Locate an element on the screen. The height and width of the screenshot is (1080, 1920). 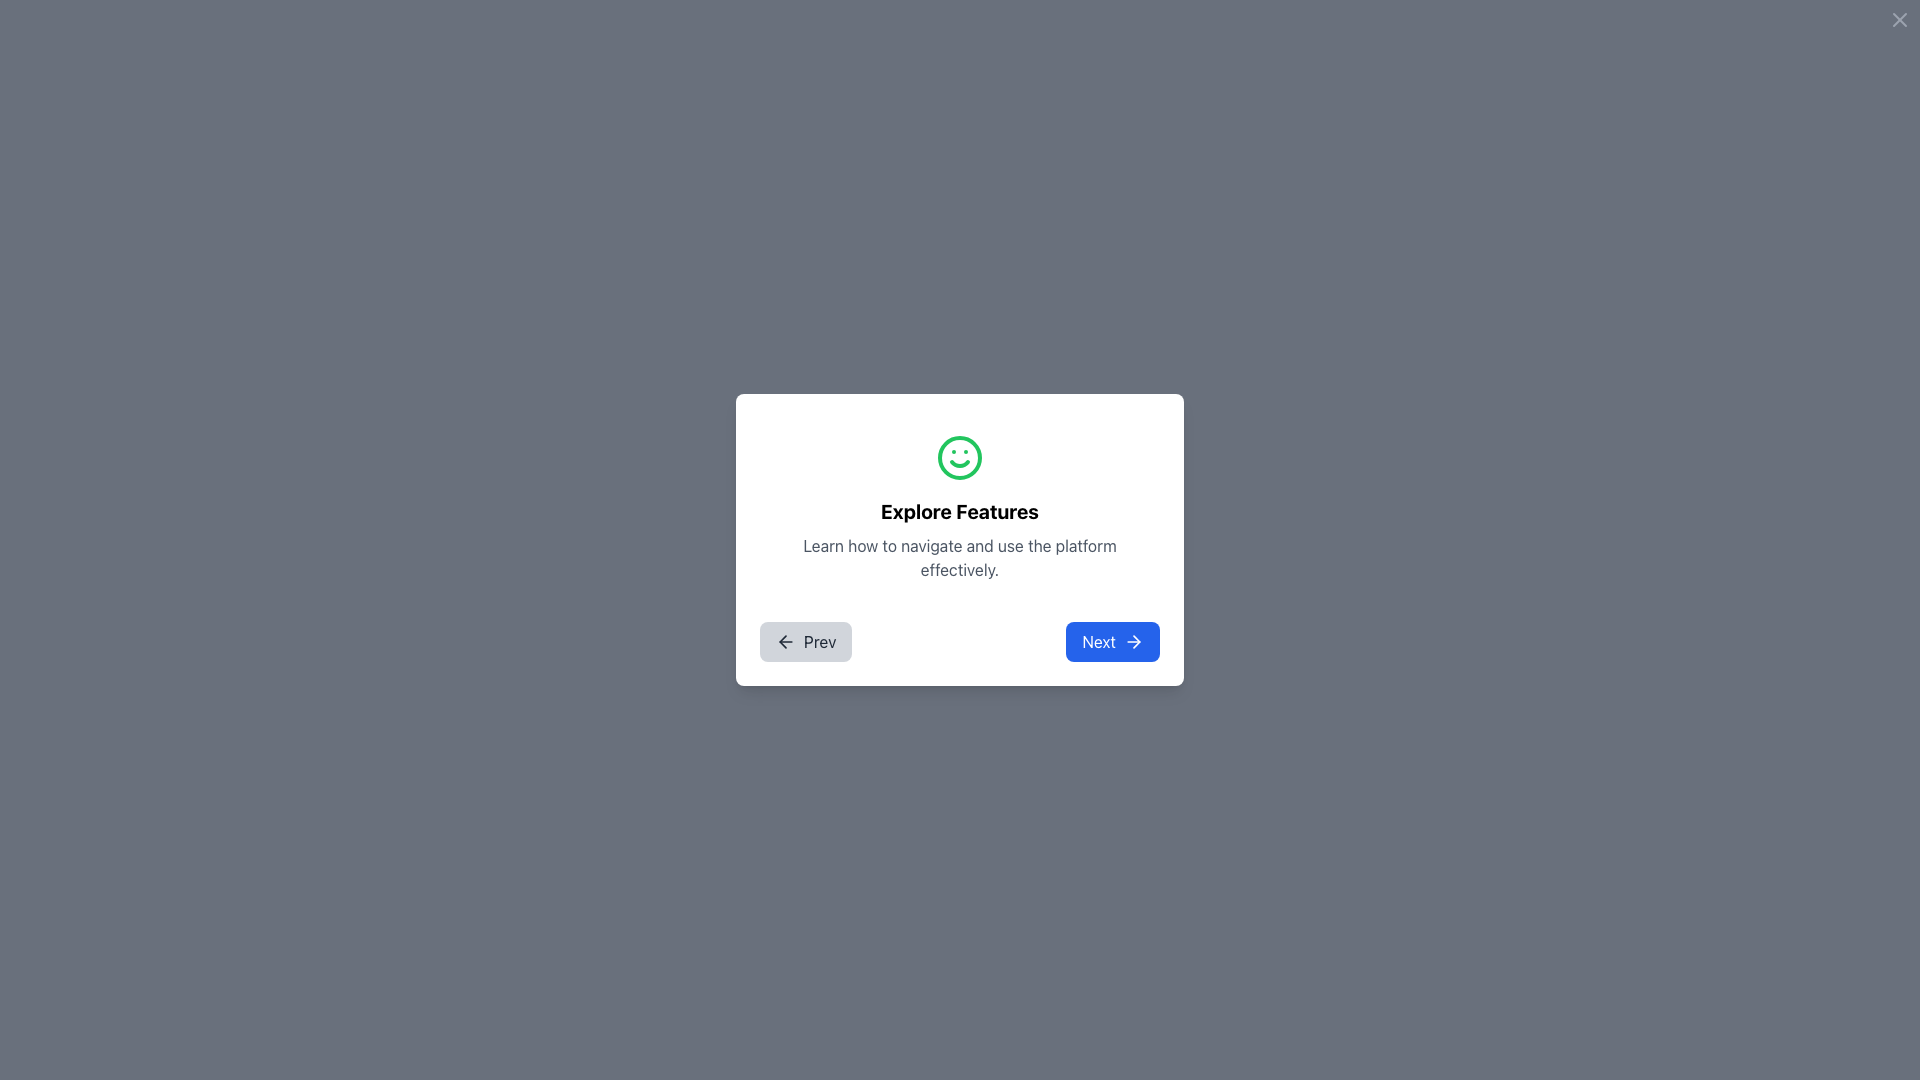
the right arrow icon within the 'Next' button is located at coordinates (1133, 641).